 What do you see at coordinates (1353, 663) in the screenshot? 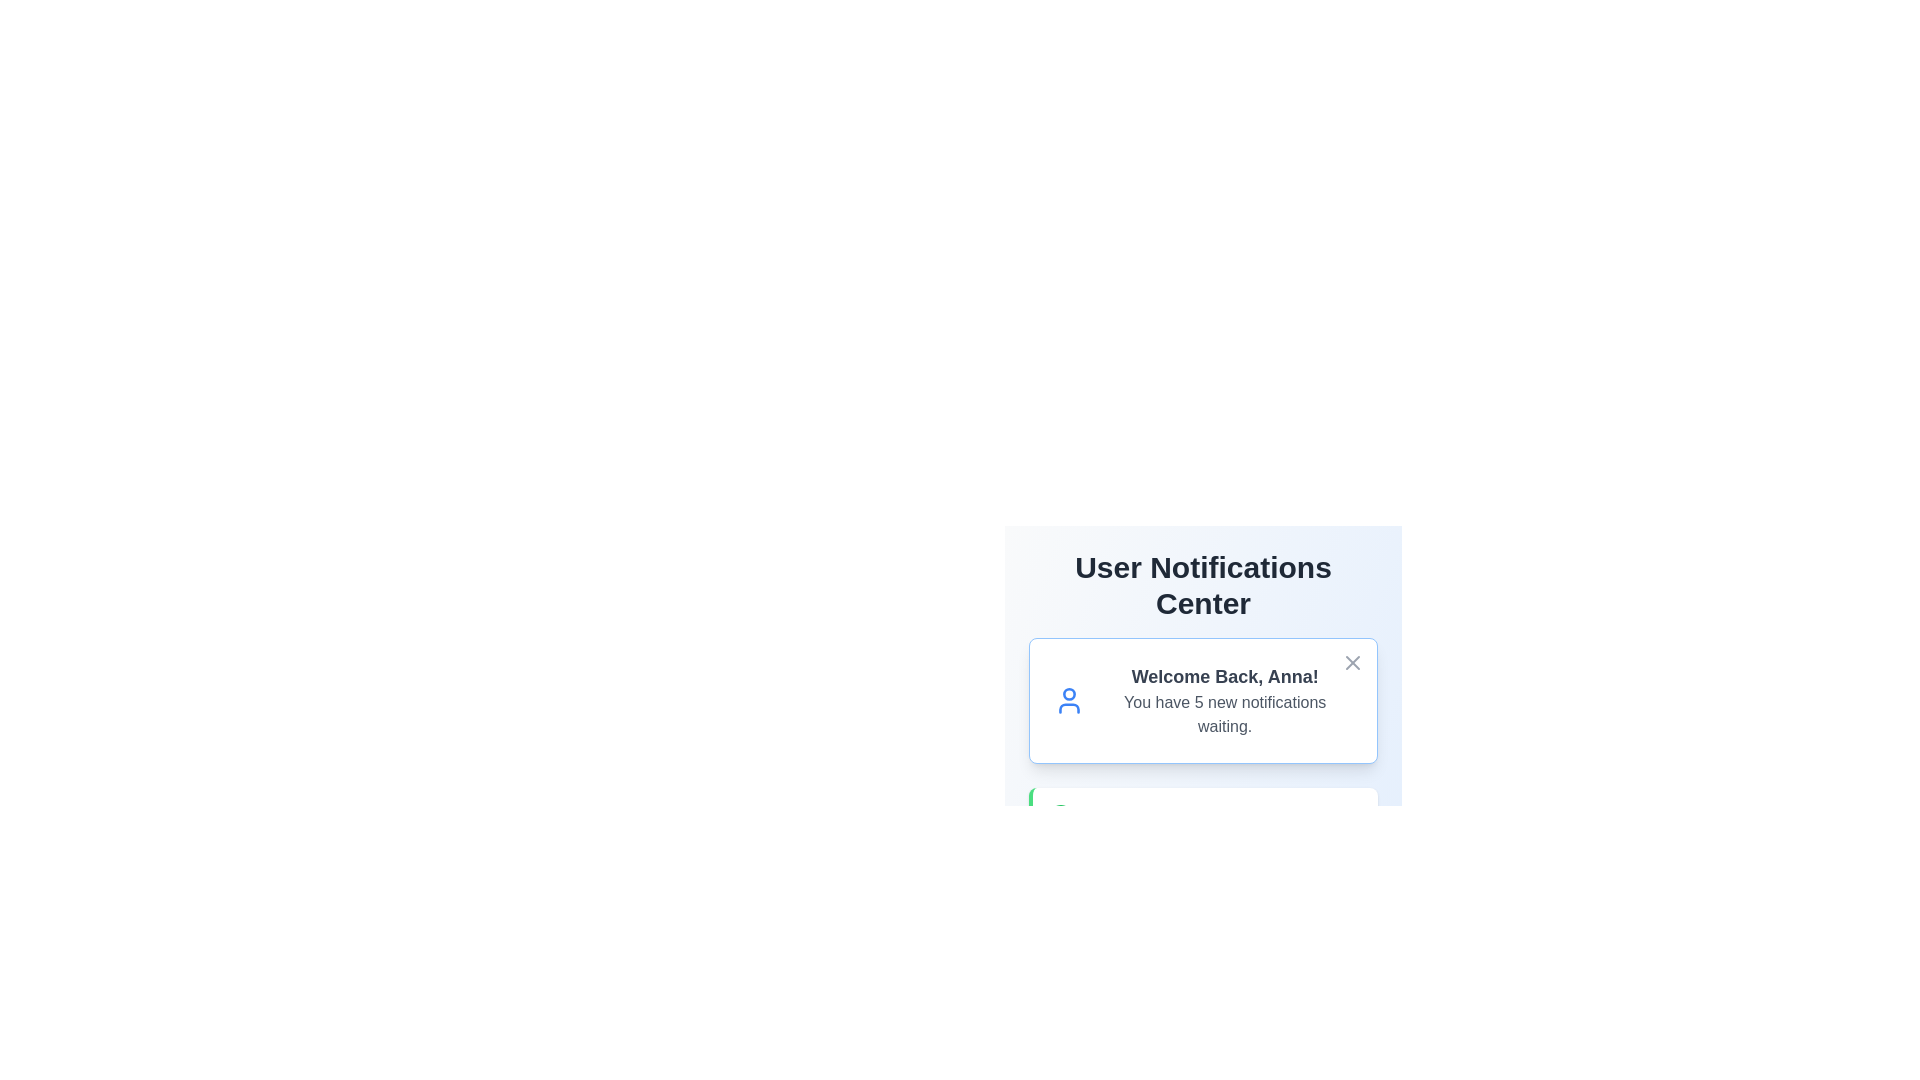
I see `the close button located at the top-right corner of the notification panel` at bounding box center [1353, 663].